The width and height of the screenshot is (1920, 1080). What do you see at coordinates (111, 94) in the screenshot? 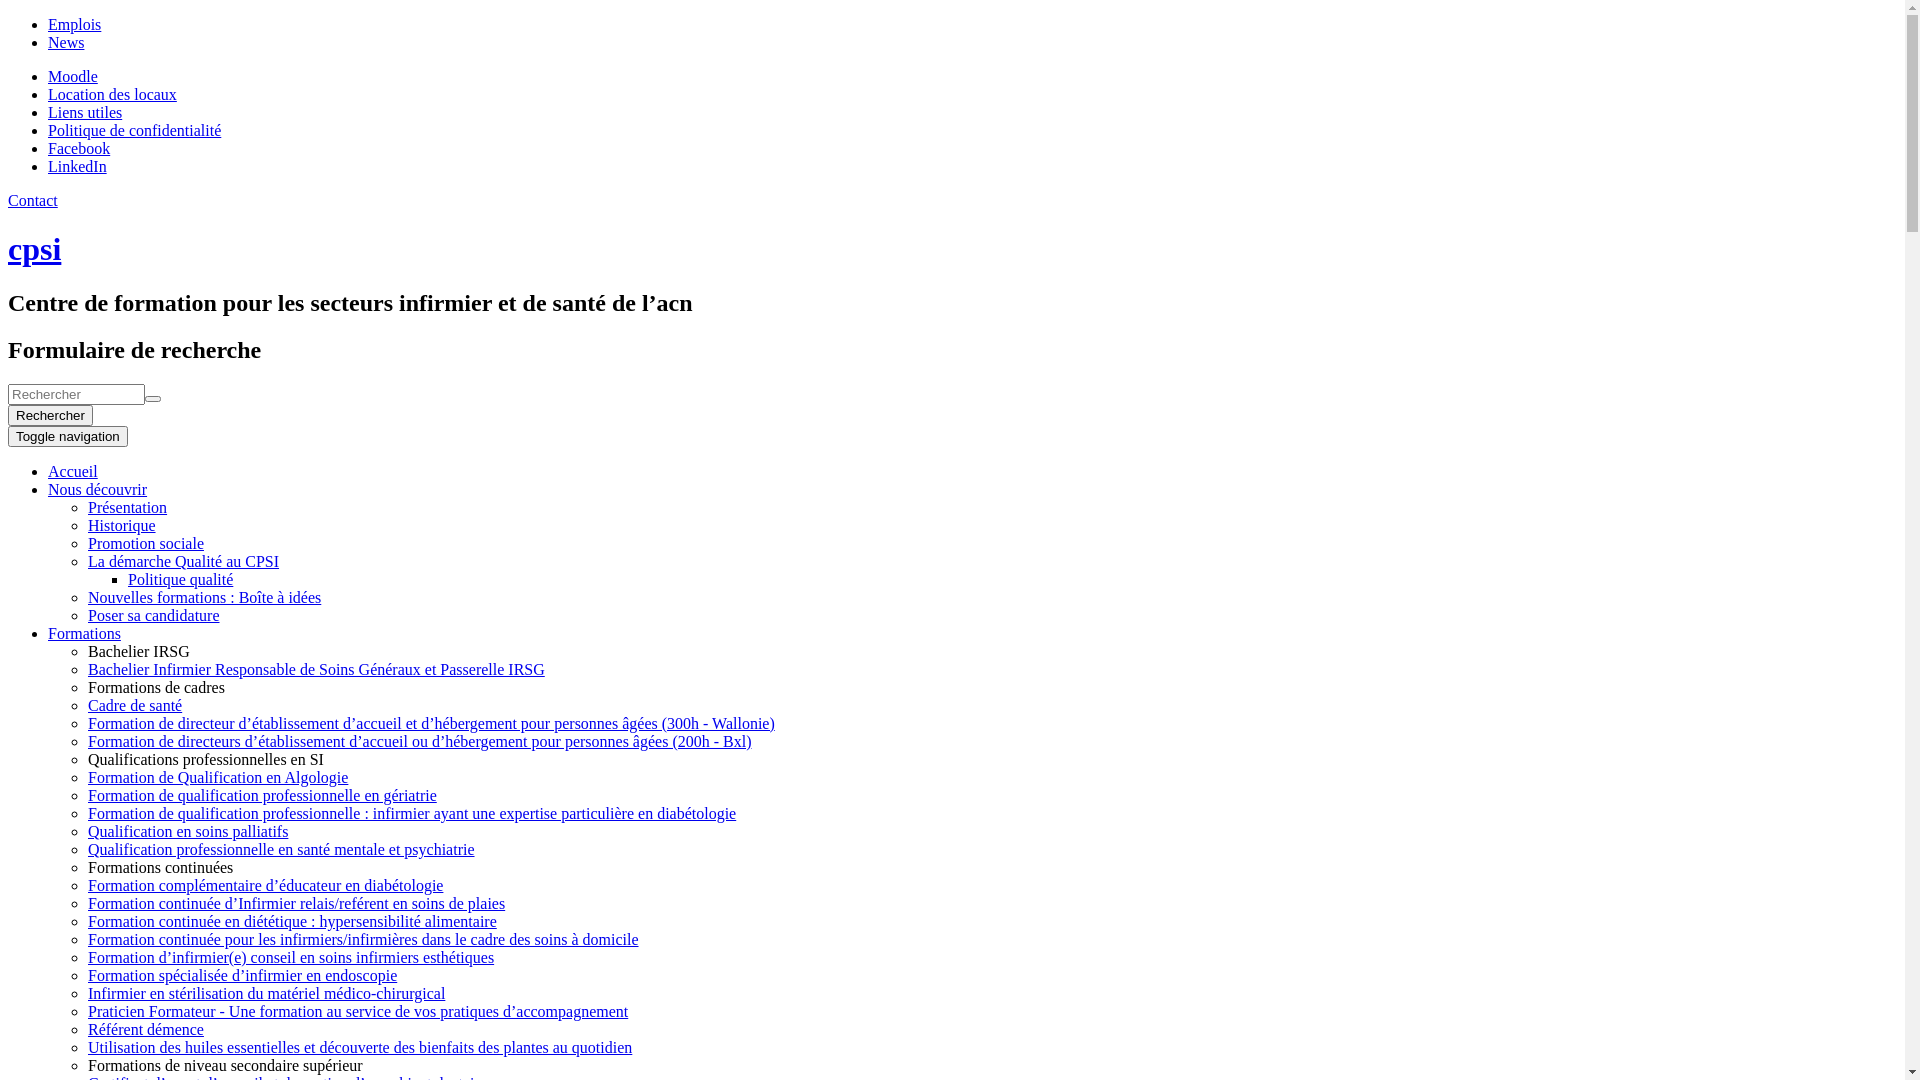
I see `'Location des locaux'` at bounding box center [111, 94].